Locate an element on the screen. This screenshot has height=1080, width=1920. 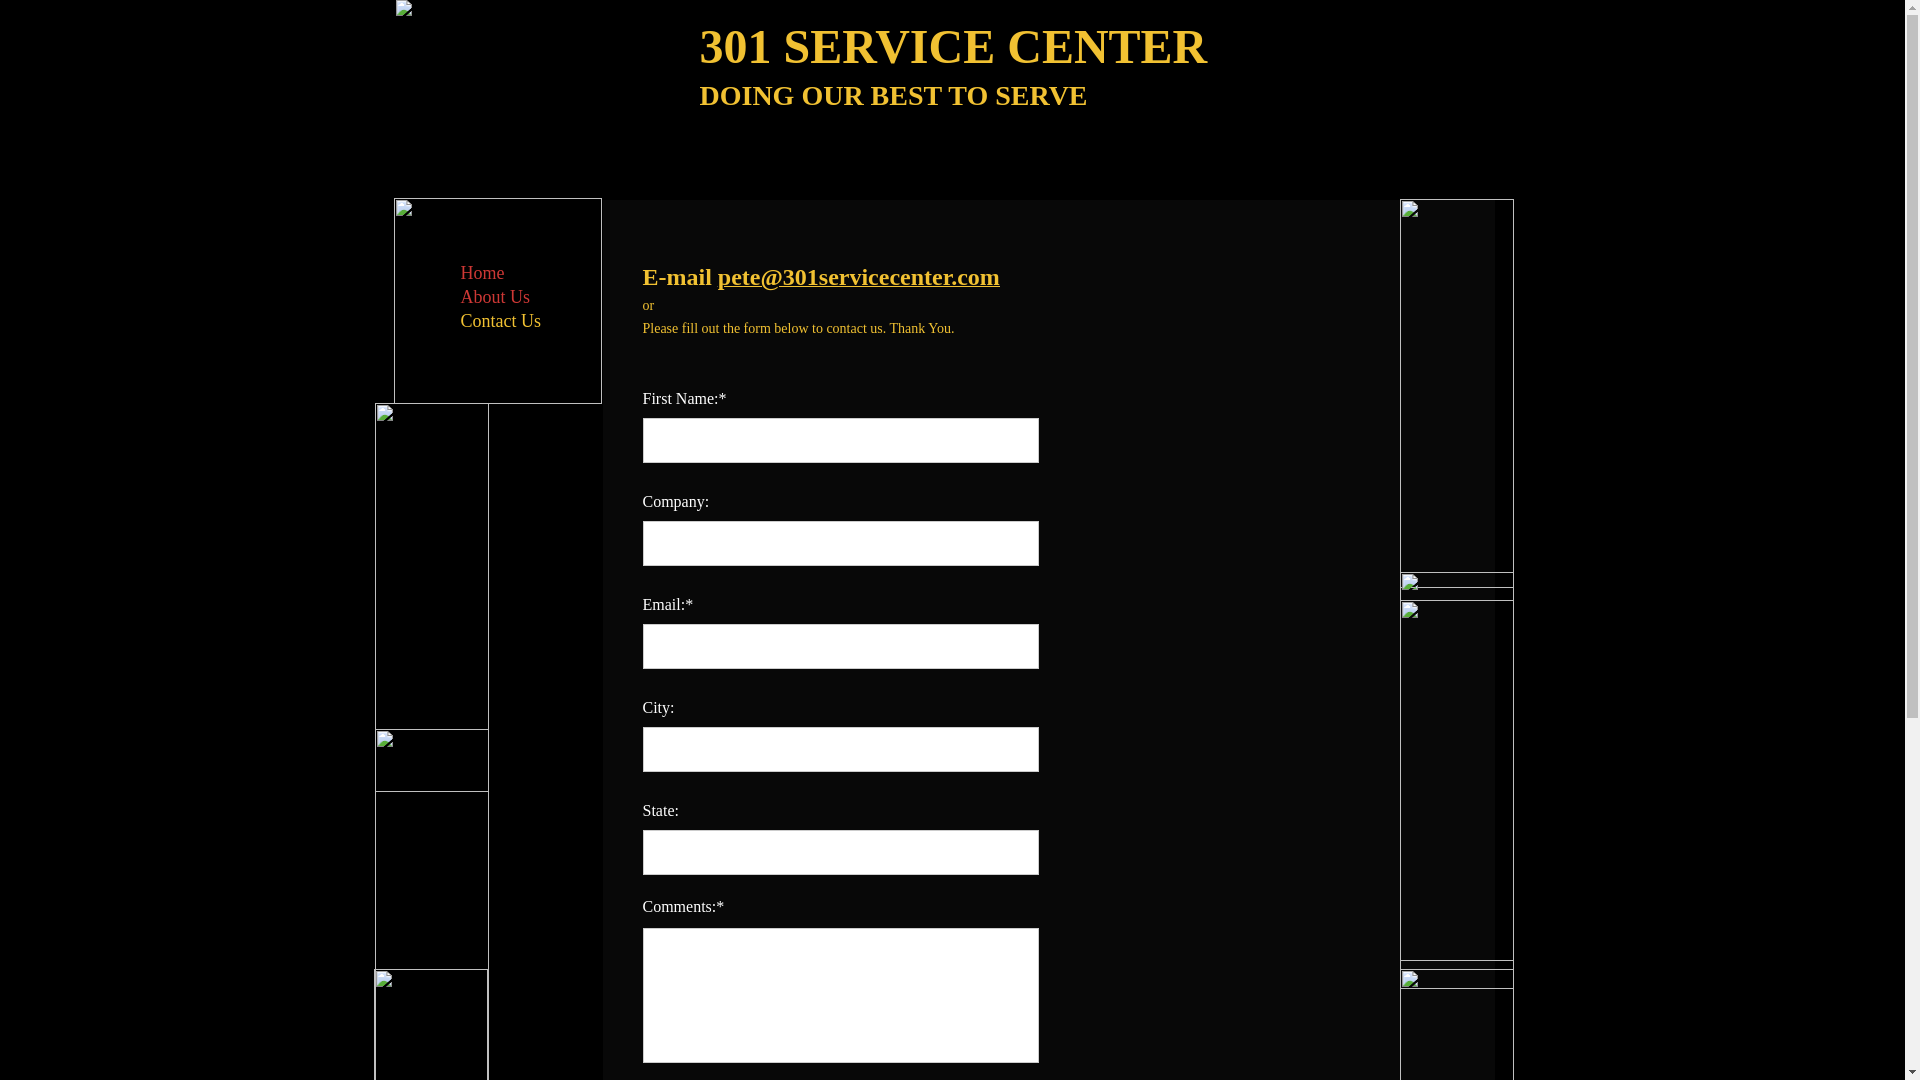
'pete@301servicecenter.com' is located at coordinates (859, 279).